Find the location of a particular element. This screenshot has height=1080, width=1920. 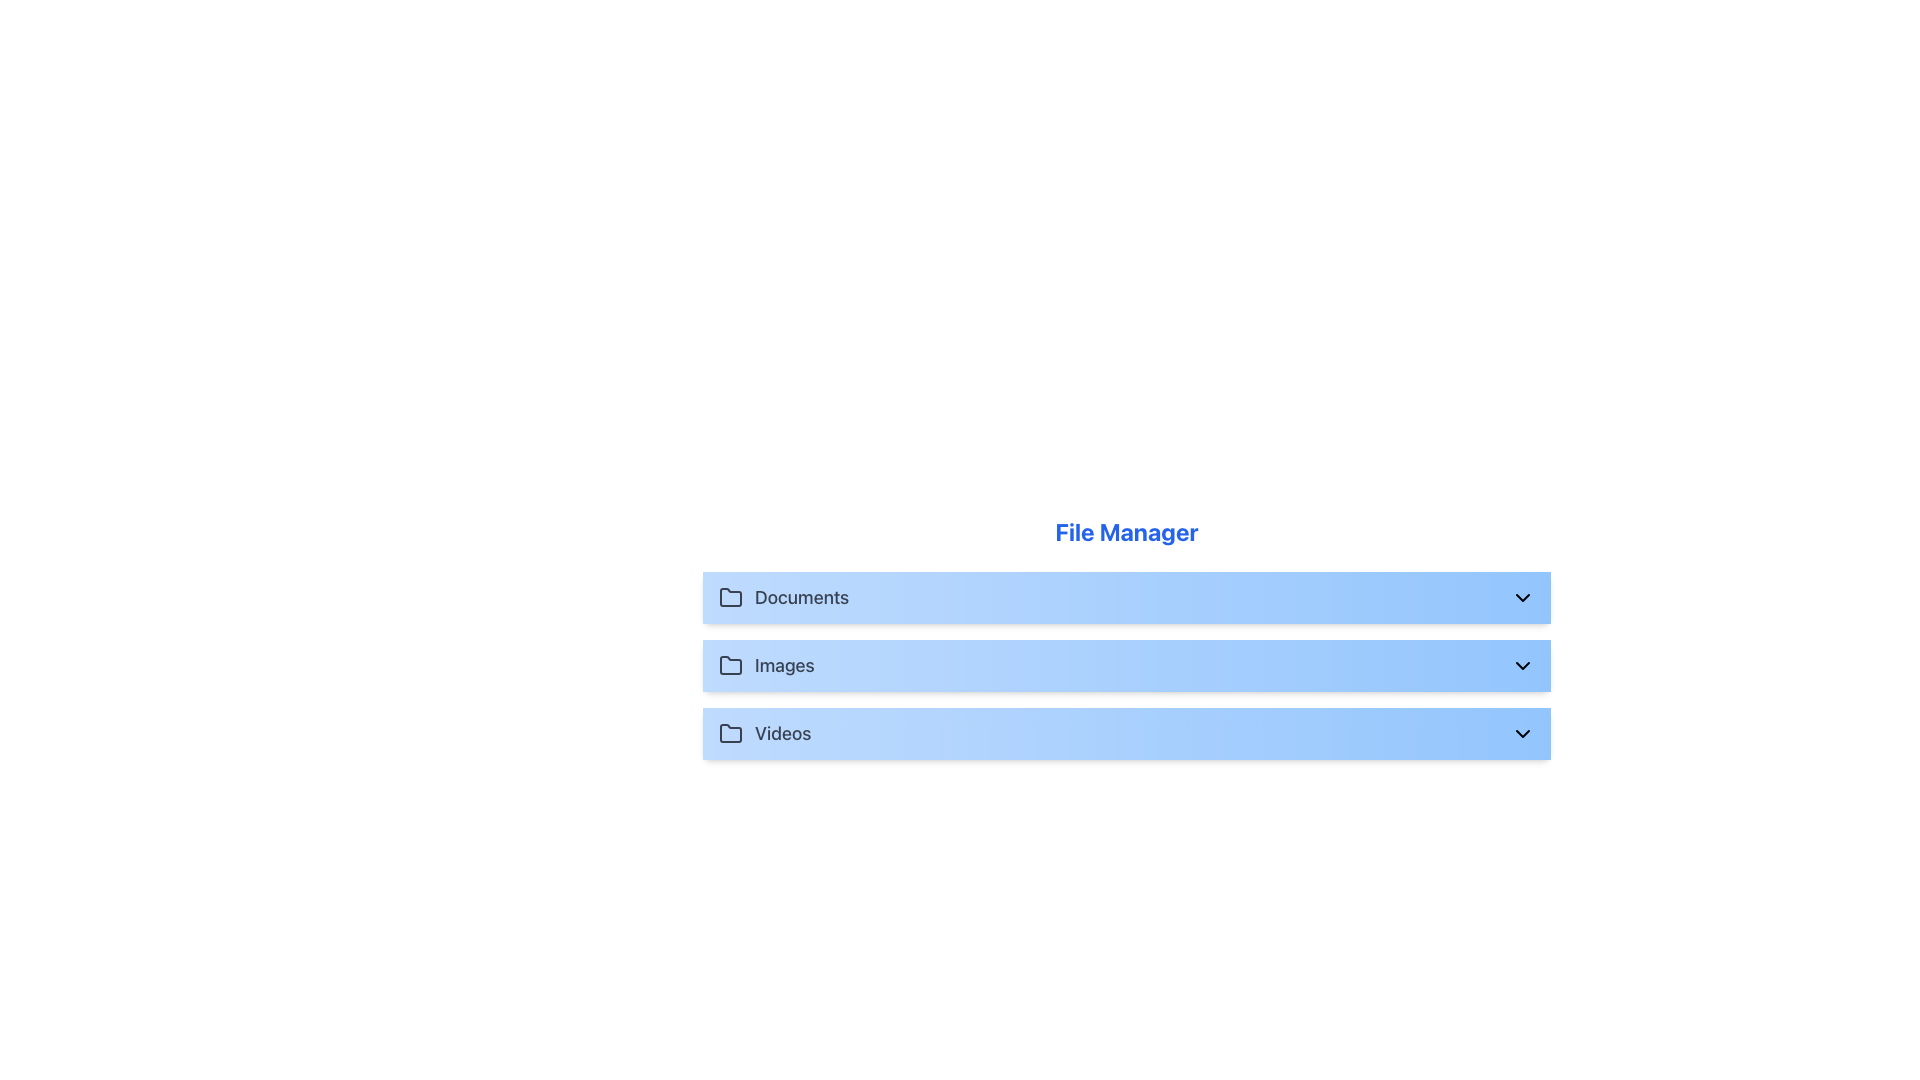

the SVG chevron icon indicating 'Images' is located at coordinates (1521, 666).